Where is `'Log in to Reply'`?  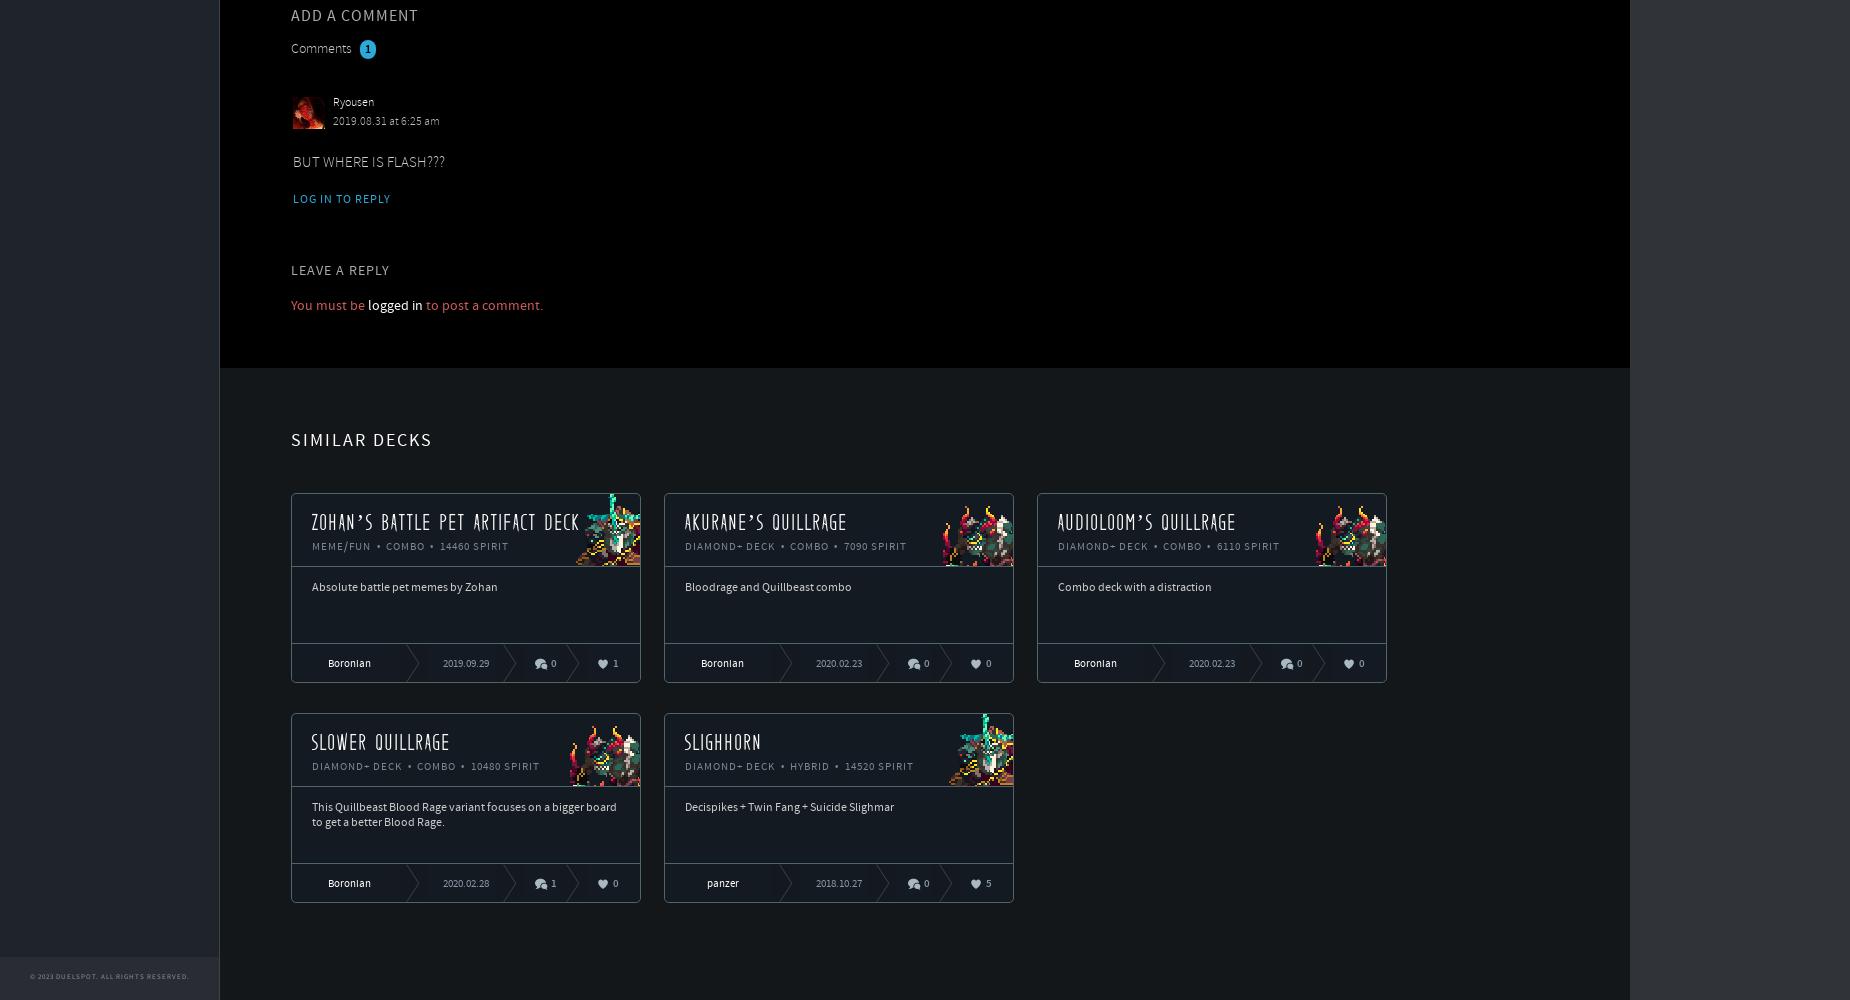
'Log in to Reply' is located at coordinates (290, 199).